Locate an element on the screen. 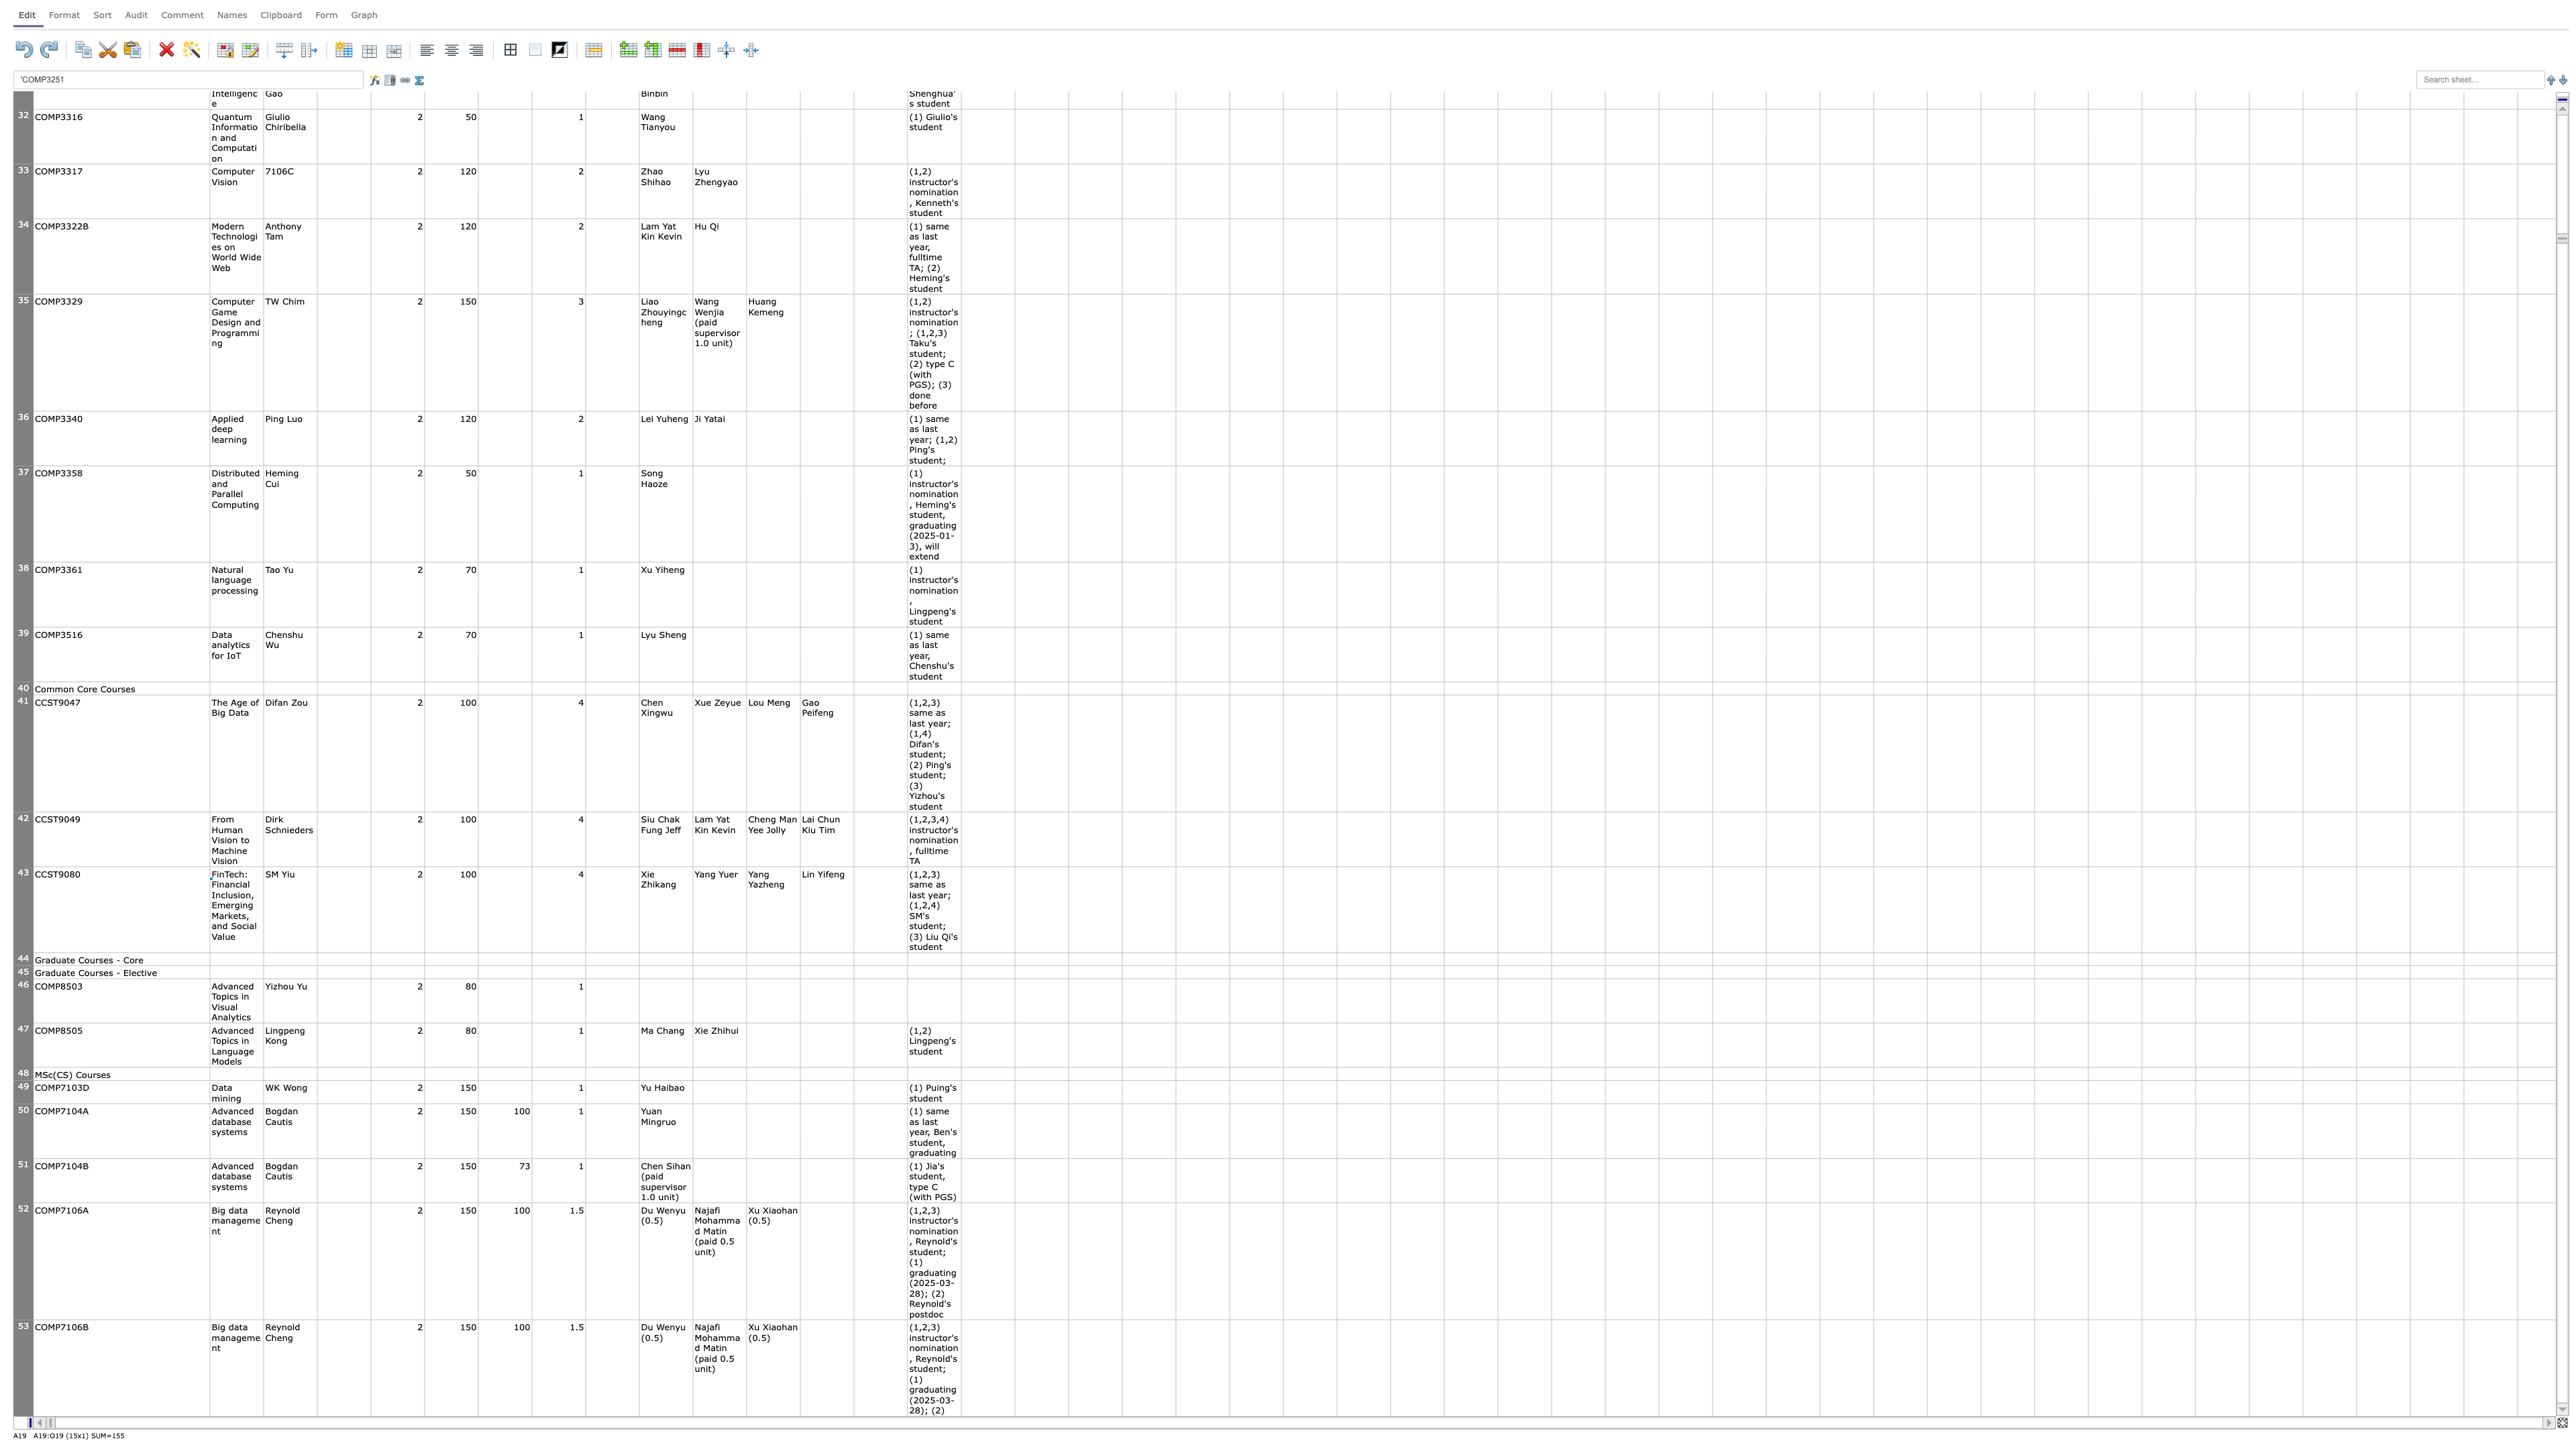 The width and height of the screenshot is (2576, 1449). row header 45 is located at coordinates (23, 971).